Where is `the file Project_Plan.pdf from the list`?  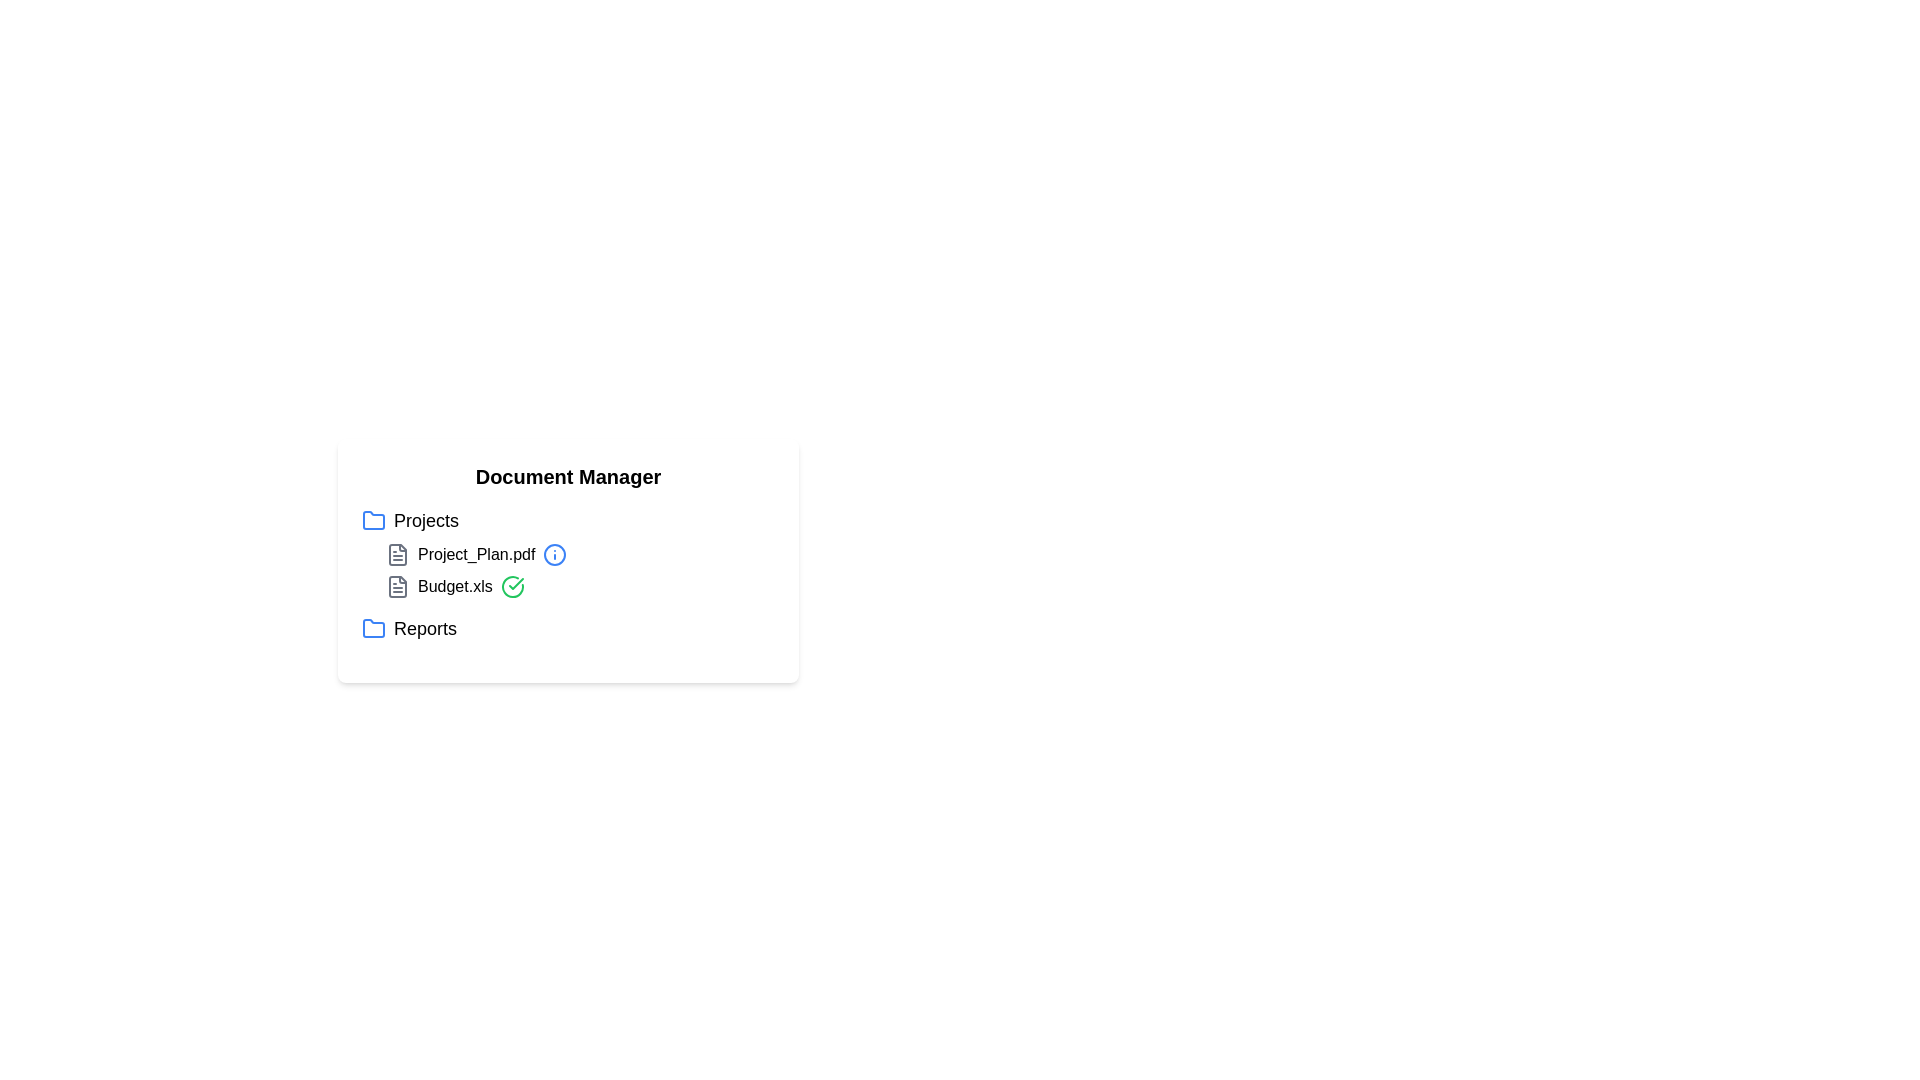
the file Project_Plan.pdf from the list is located at coordinates (475, 555).